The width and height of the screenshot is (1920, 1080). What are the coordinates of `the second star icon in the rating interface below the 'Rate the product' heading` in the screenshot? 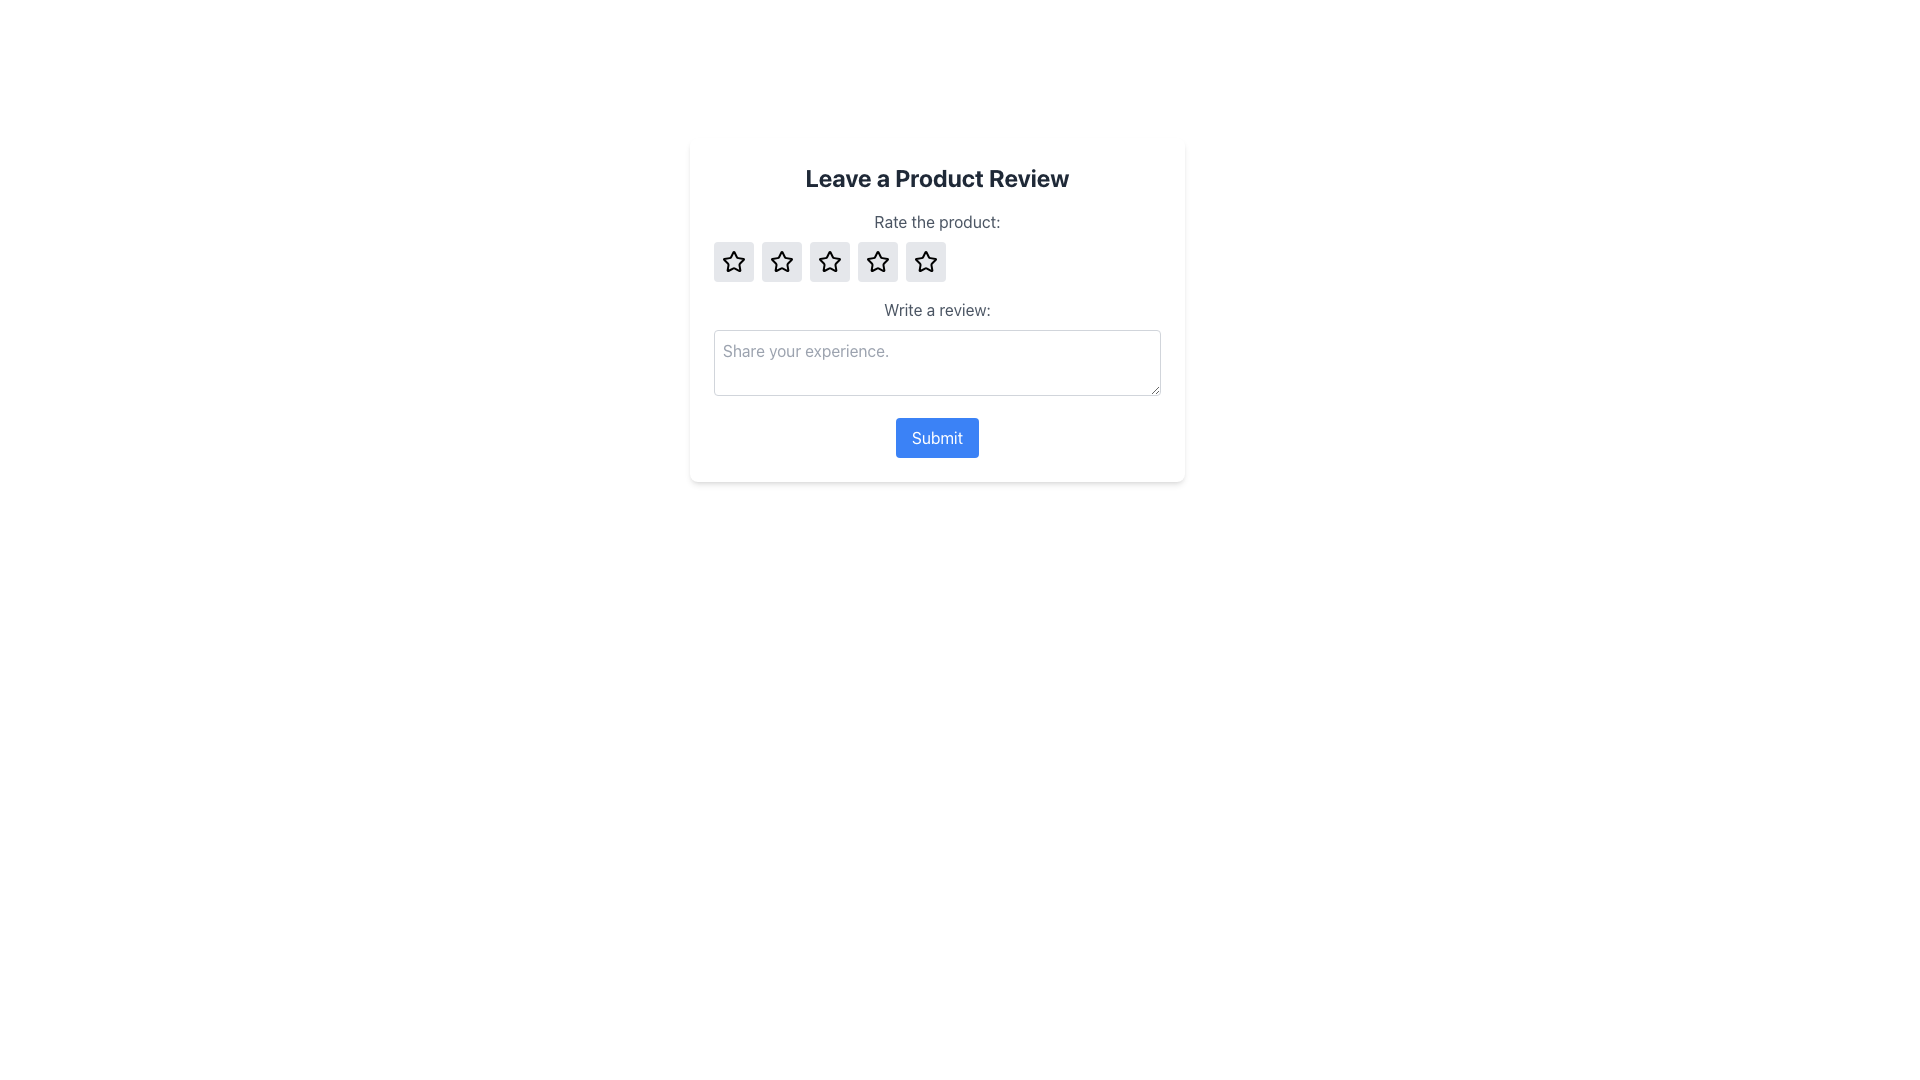 It's located at (830, 260).